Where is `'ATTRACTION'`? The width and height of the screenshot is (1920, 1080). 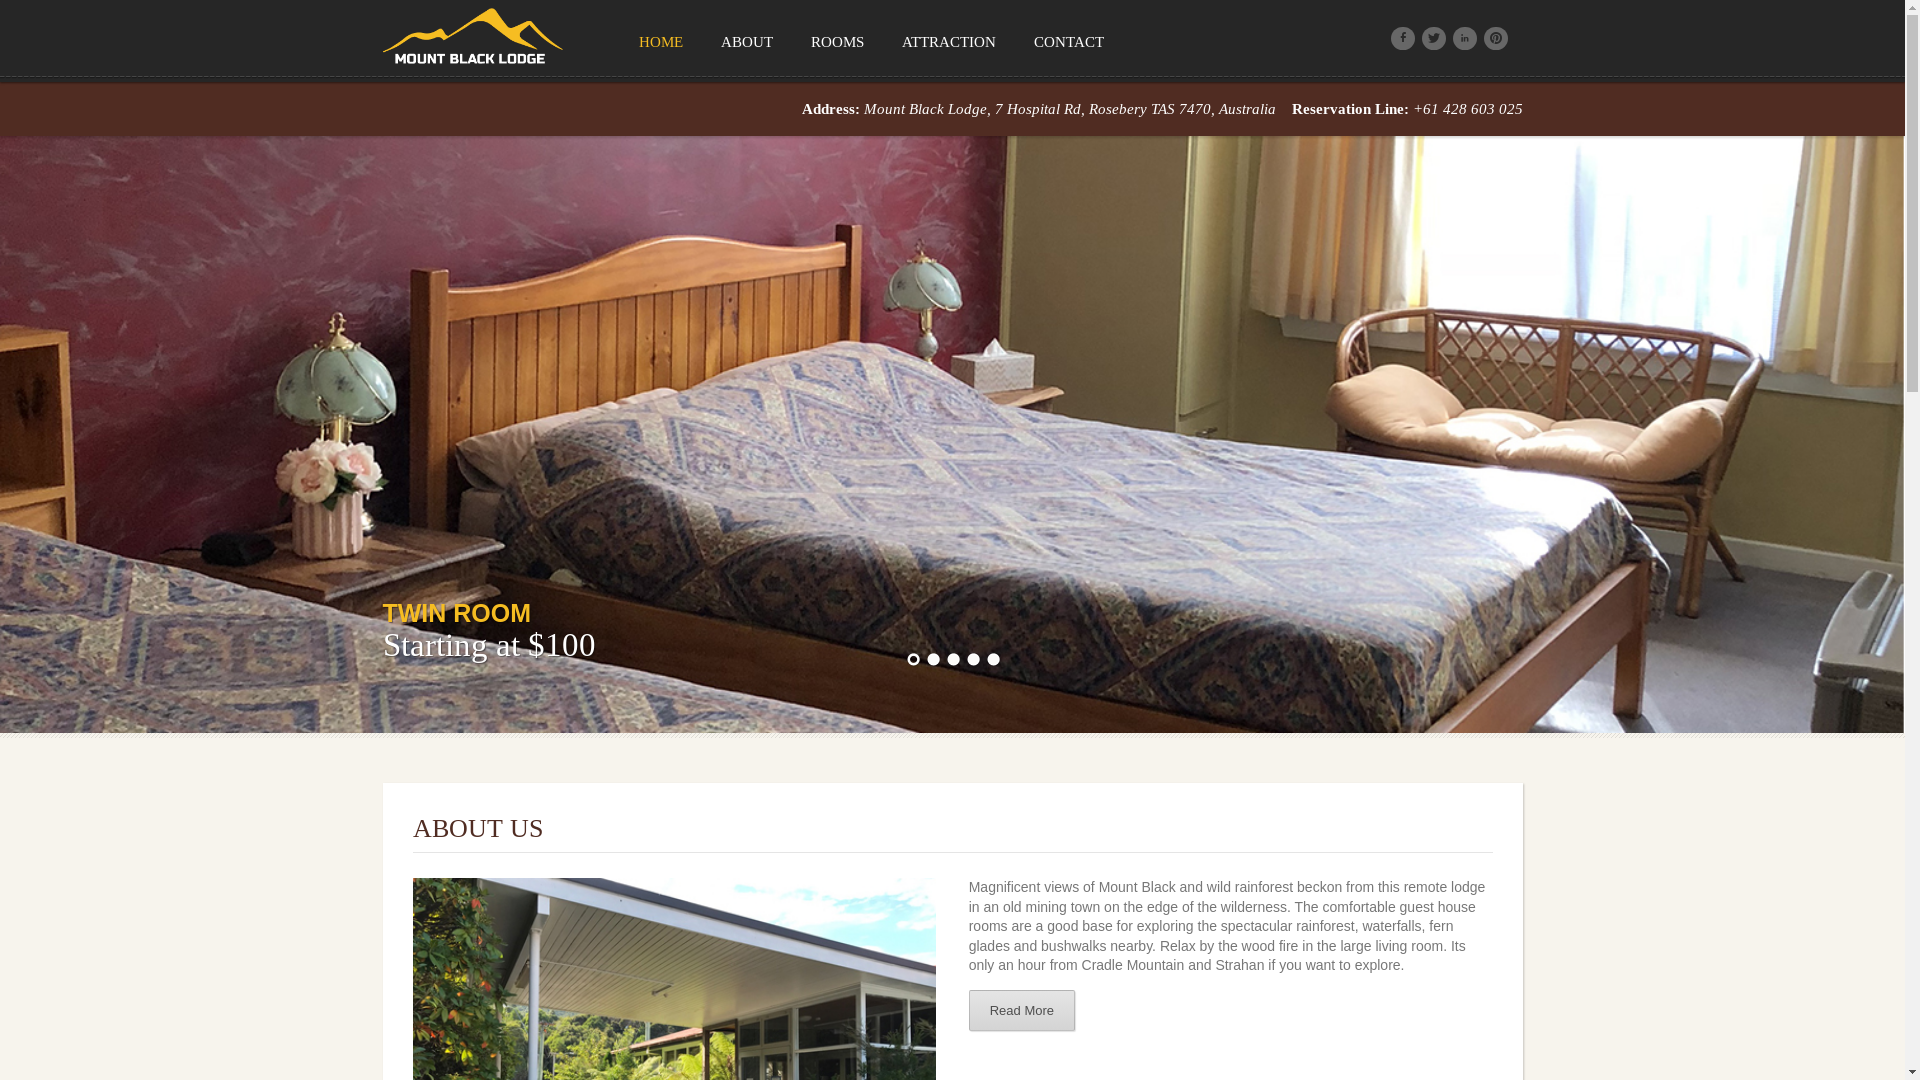
'ATTRACTION' is located at coordinates (881, 41).